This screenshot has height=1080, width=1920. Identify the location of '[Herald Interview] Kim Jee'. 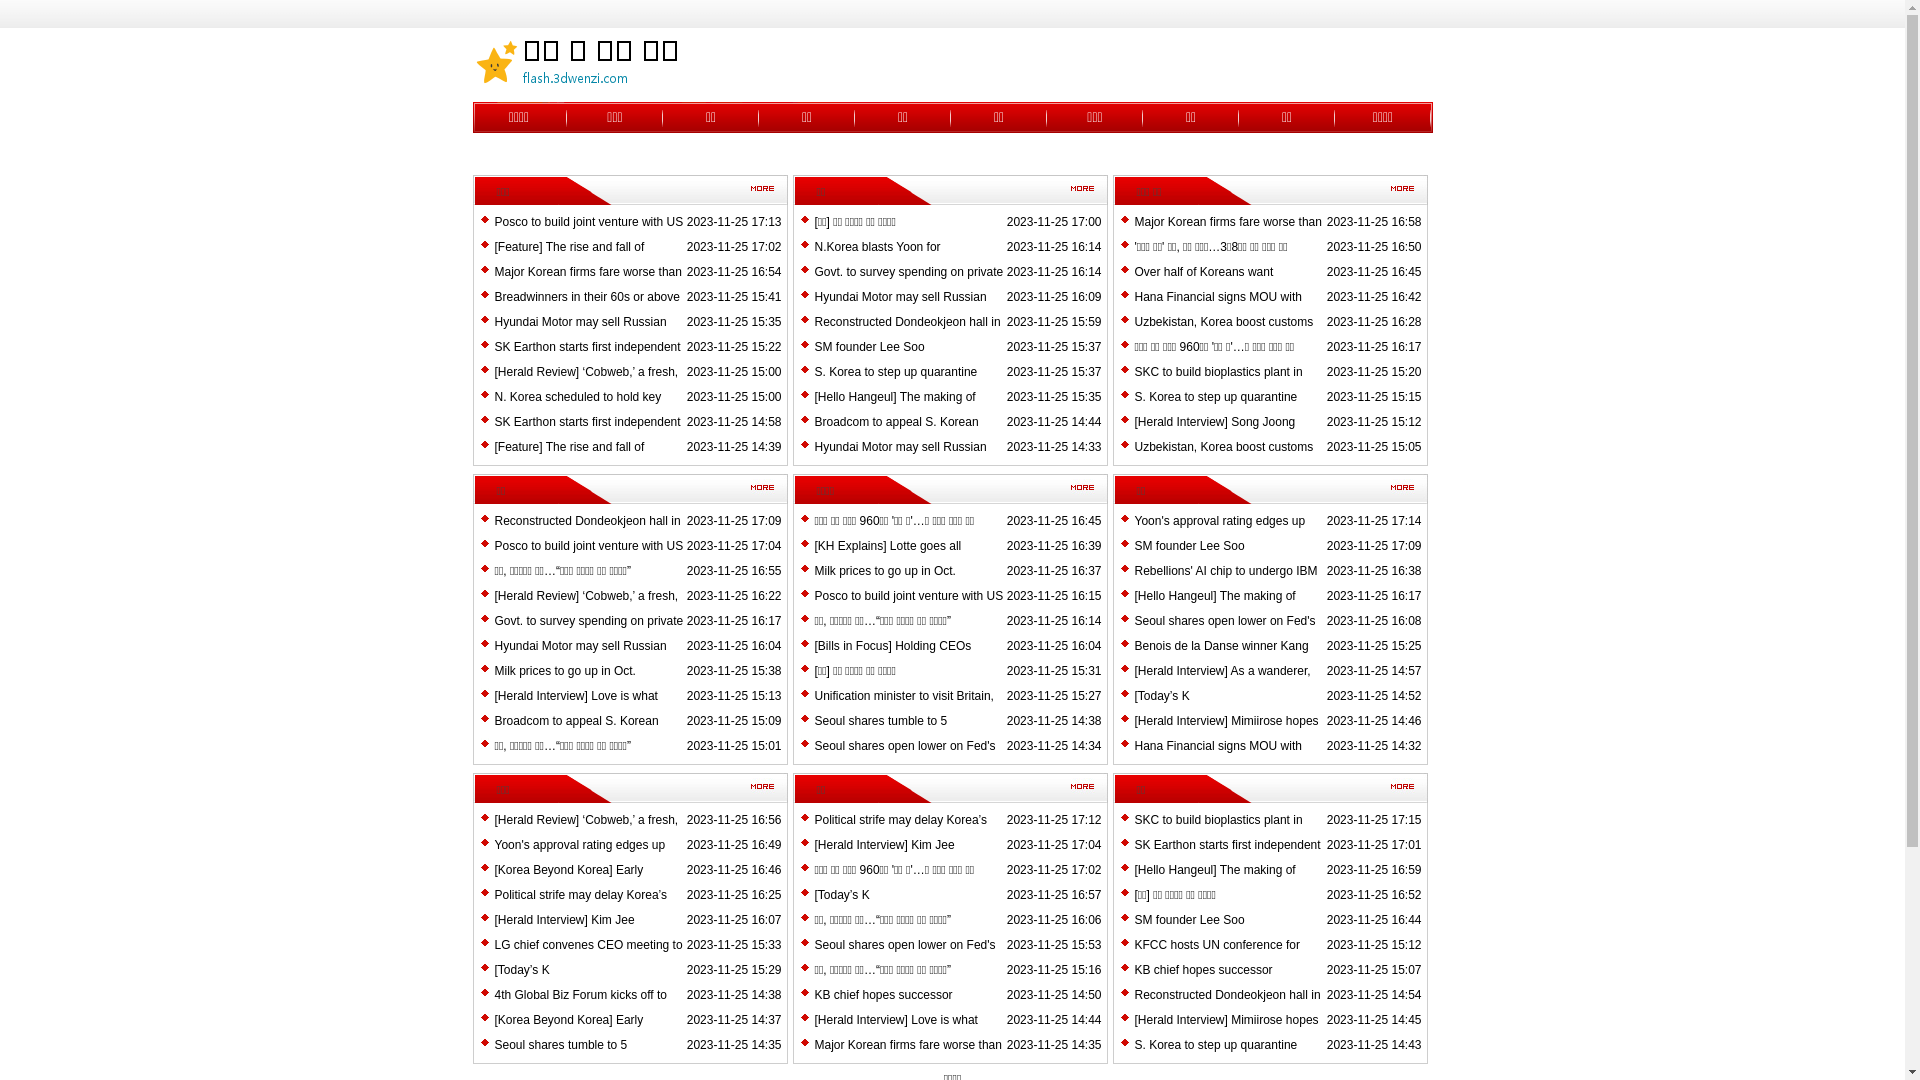
(882, 844).